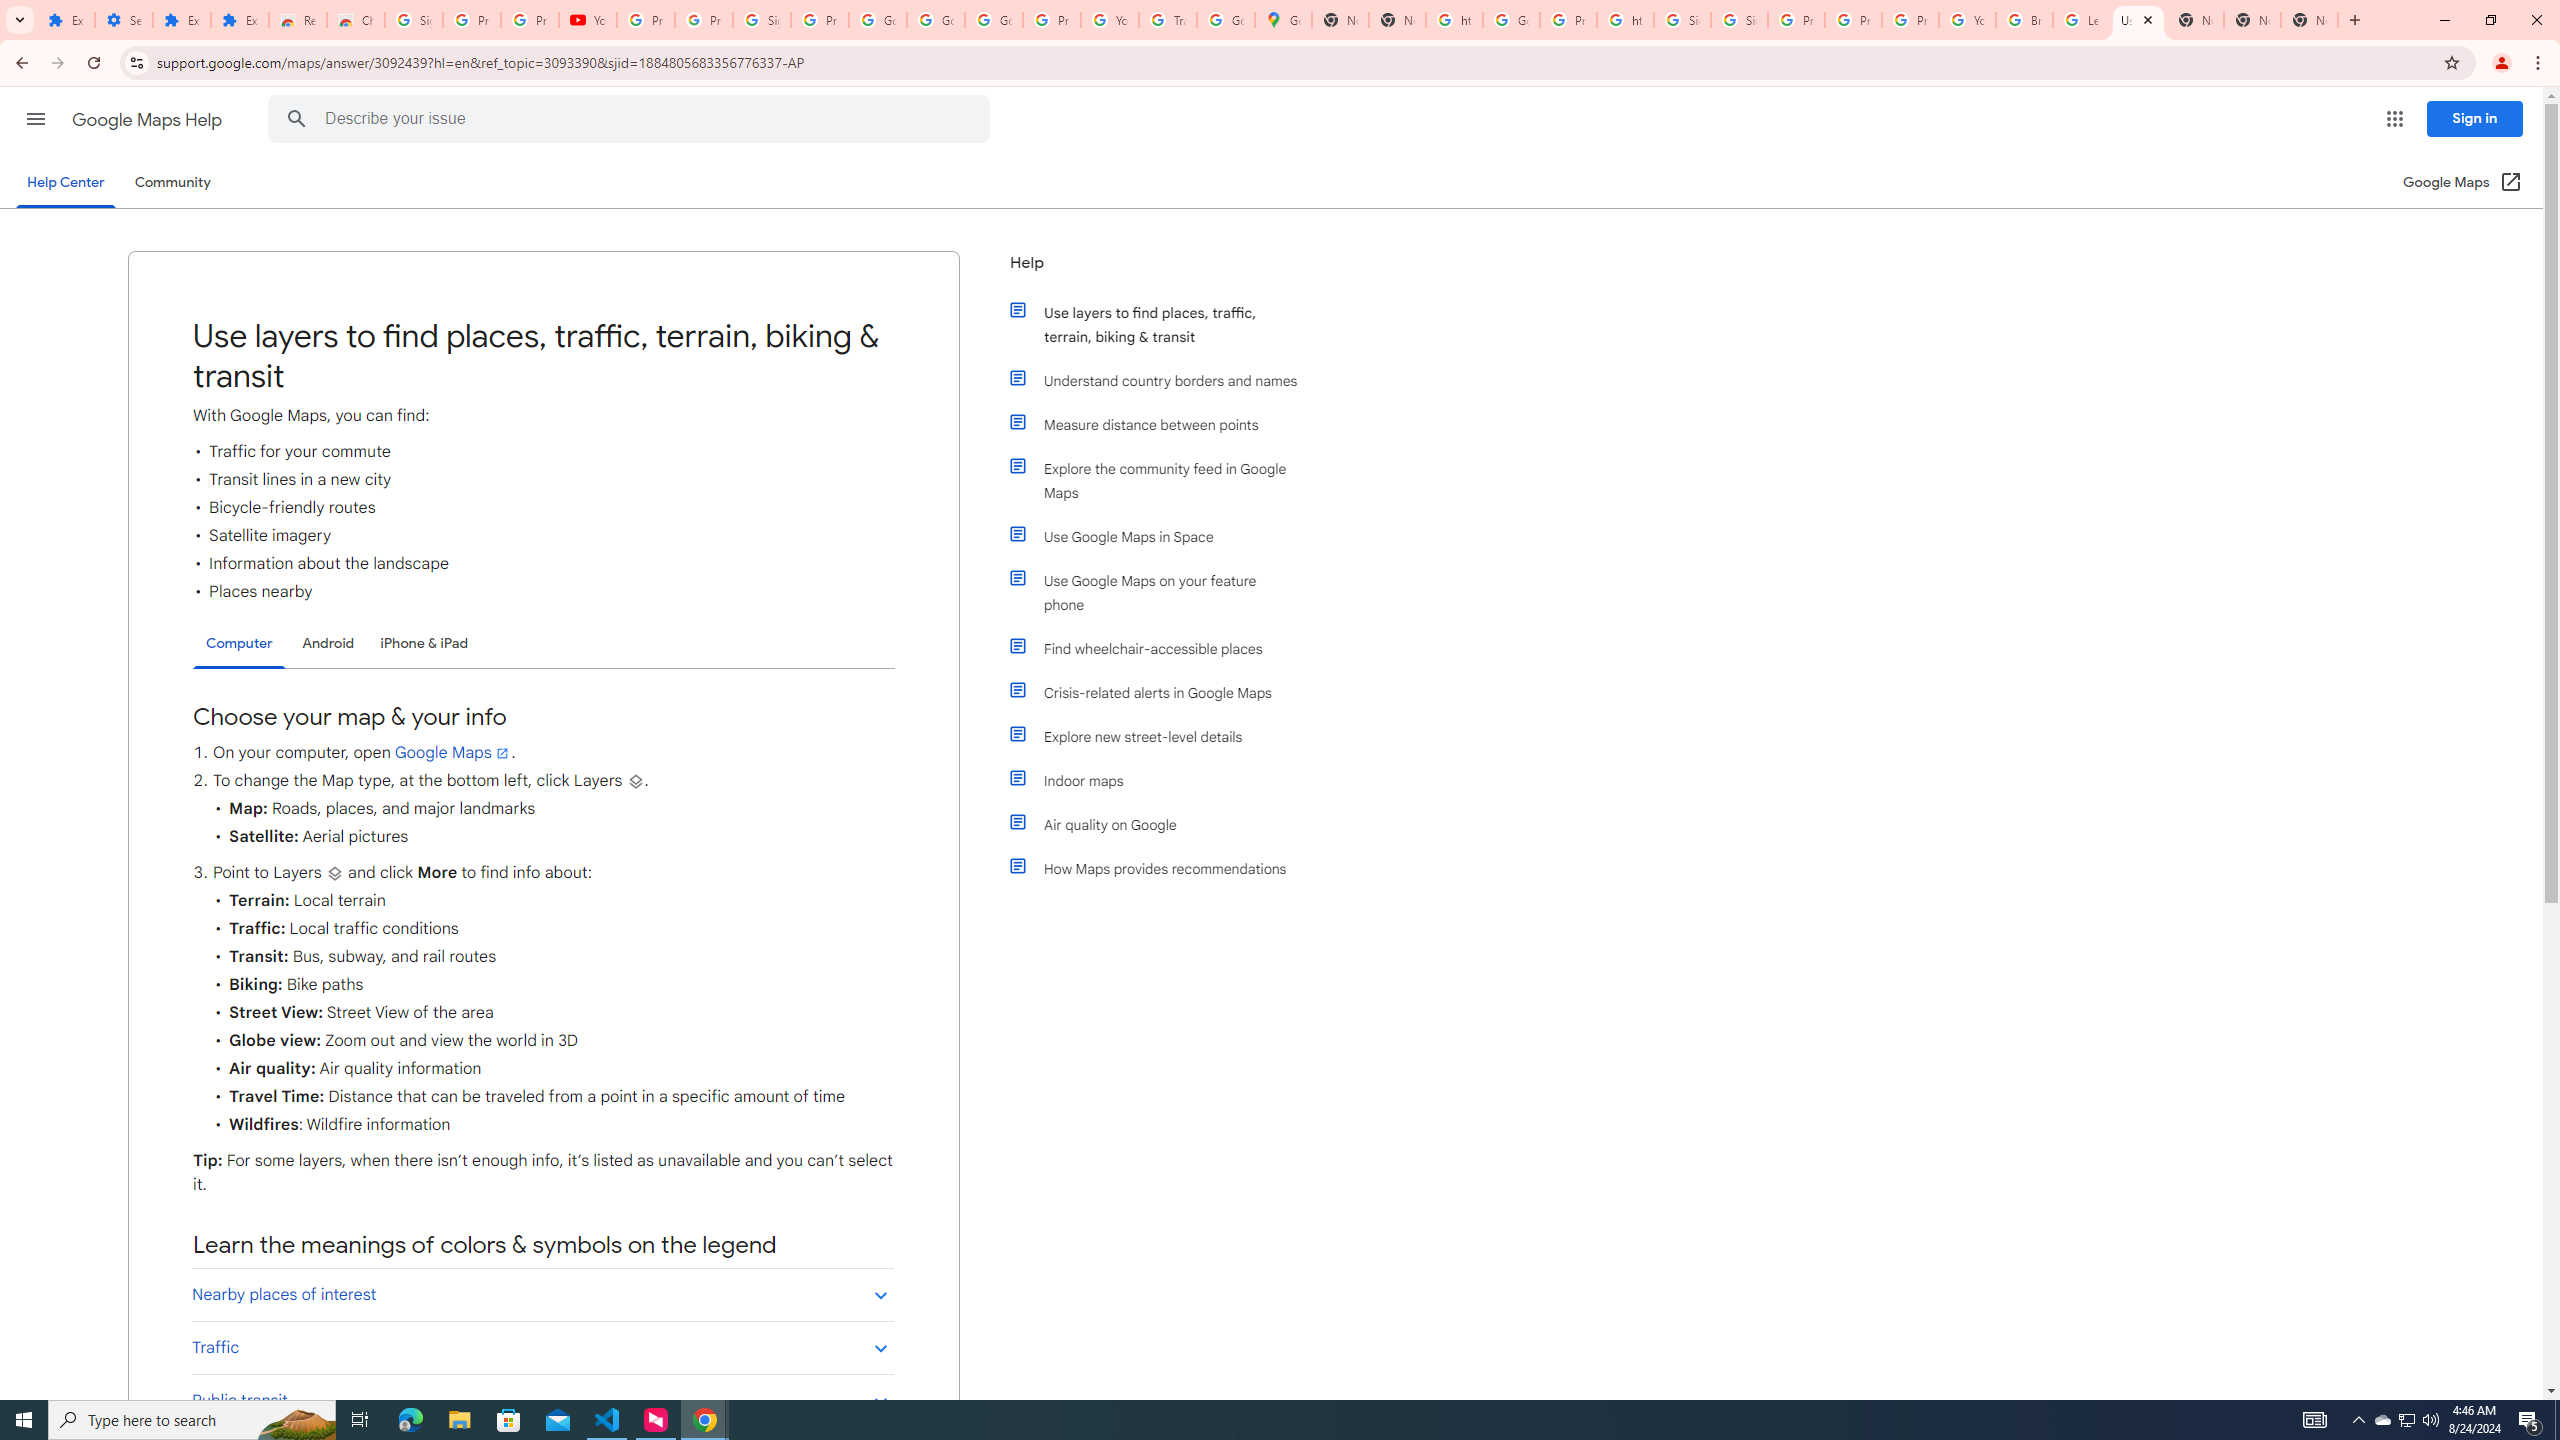  I want to click on 'Restore', so click(2490, 19).